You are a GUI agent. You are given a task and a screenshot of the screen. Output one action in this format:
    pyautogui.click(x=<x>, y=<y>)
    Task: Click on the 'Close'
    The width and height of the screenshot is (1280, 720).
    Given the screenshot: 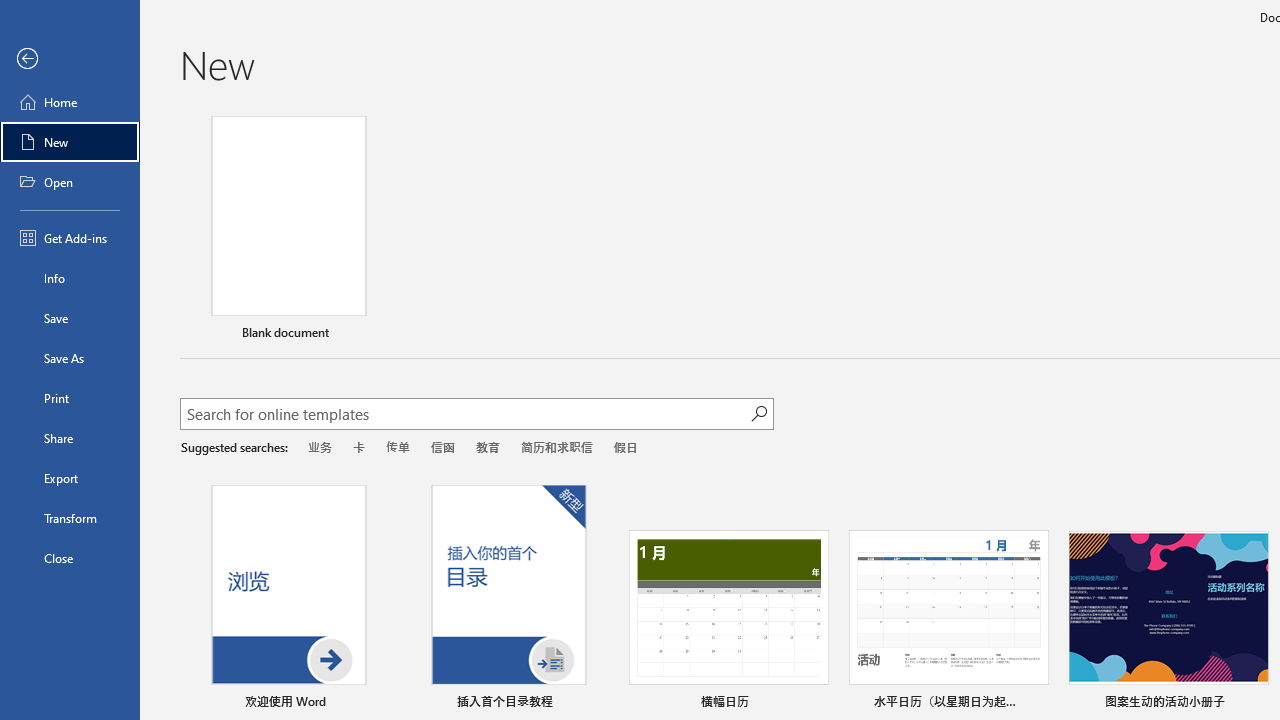 What is the action you would take?
    pyautogui.click(x=69, y=558)
    